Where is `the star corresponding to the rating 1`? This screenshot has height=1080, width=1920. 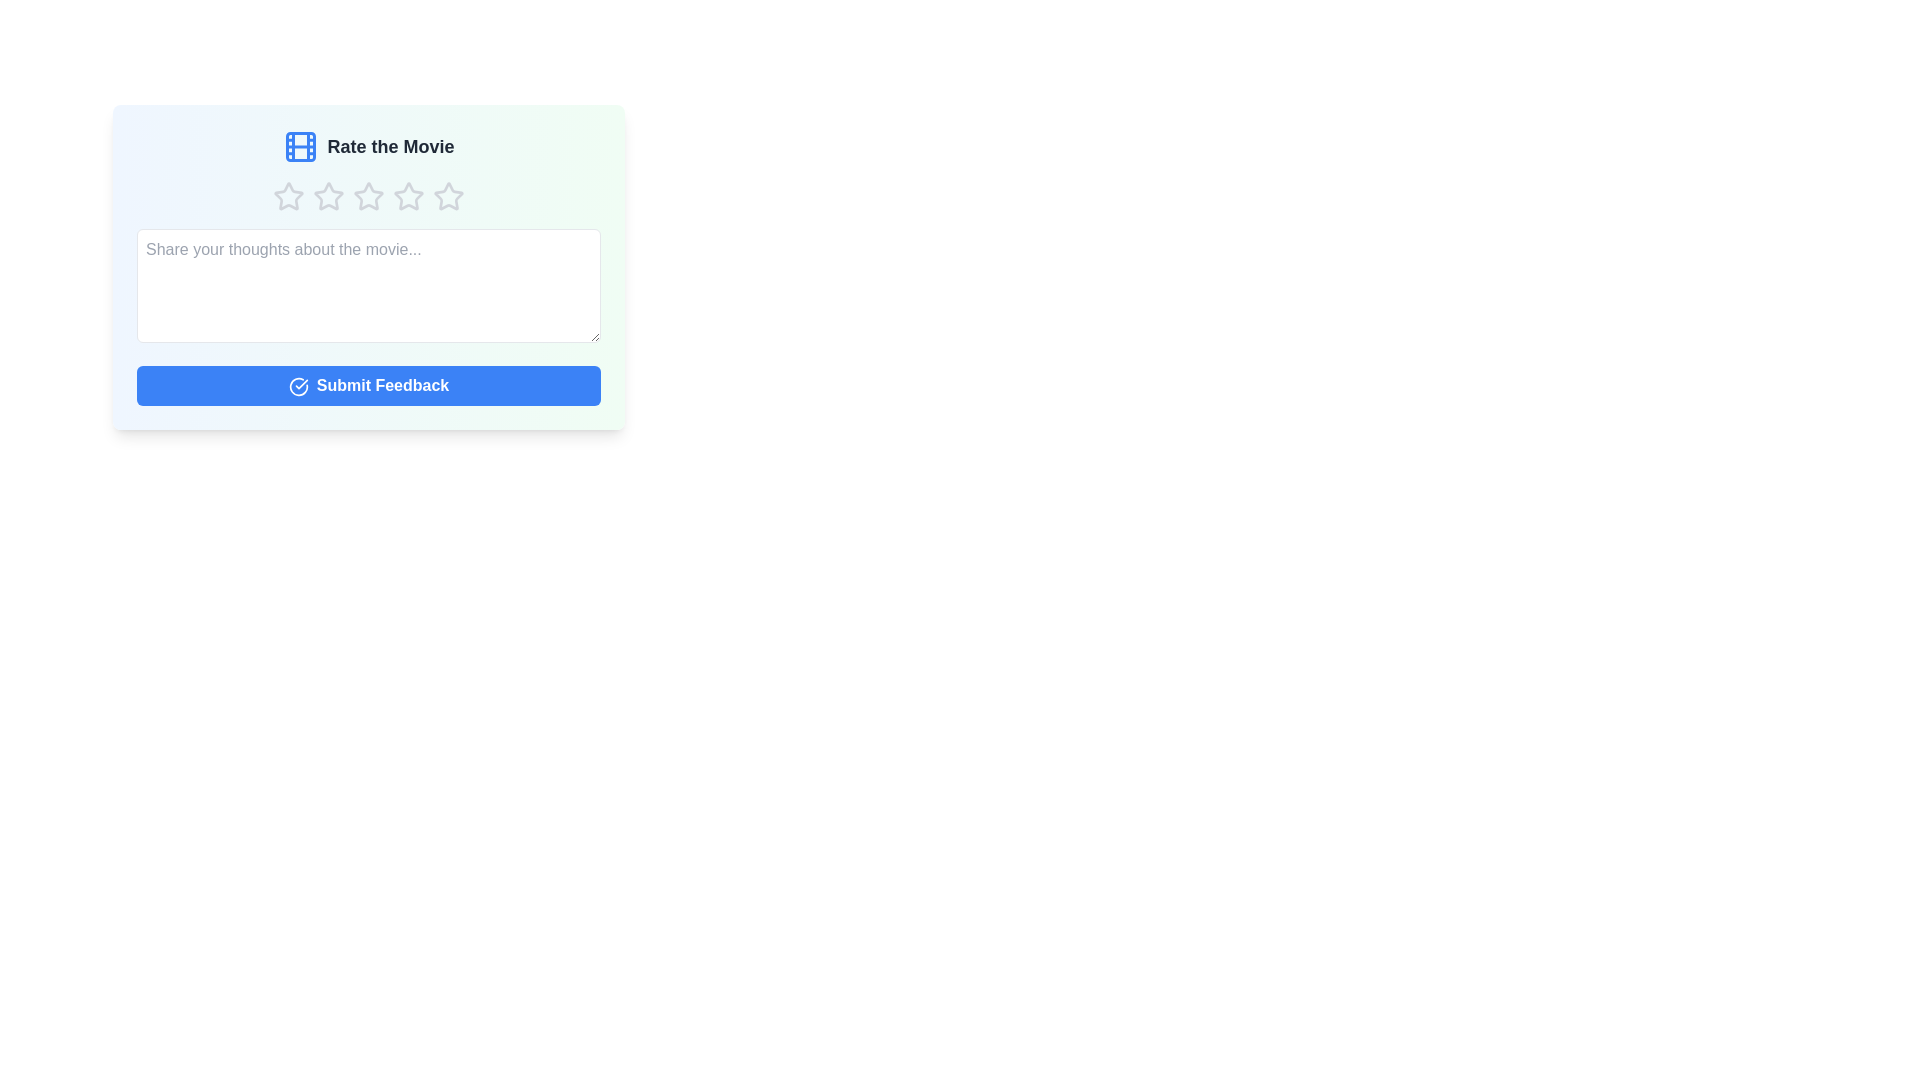
the star corresponding to the rating 1 is located at coordinates (287, 196).